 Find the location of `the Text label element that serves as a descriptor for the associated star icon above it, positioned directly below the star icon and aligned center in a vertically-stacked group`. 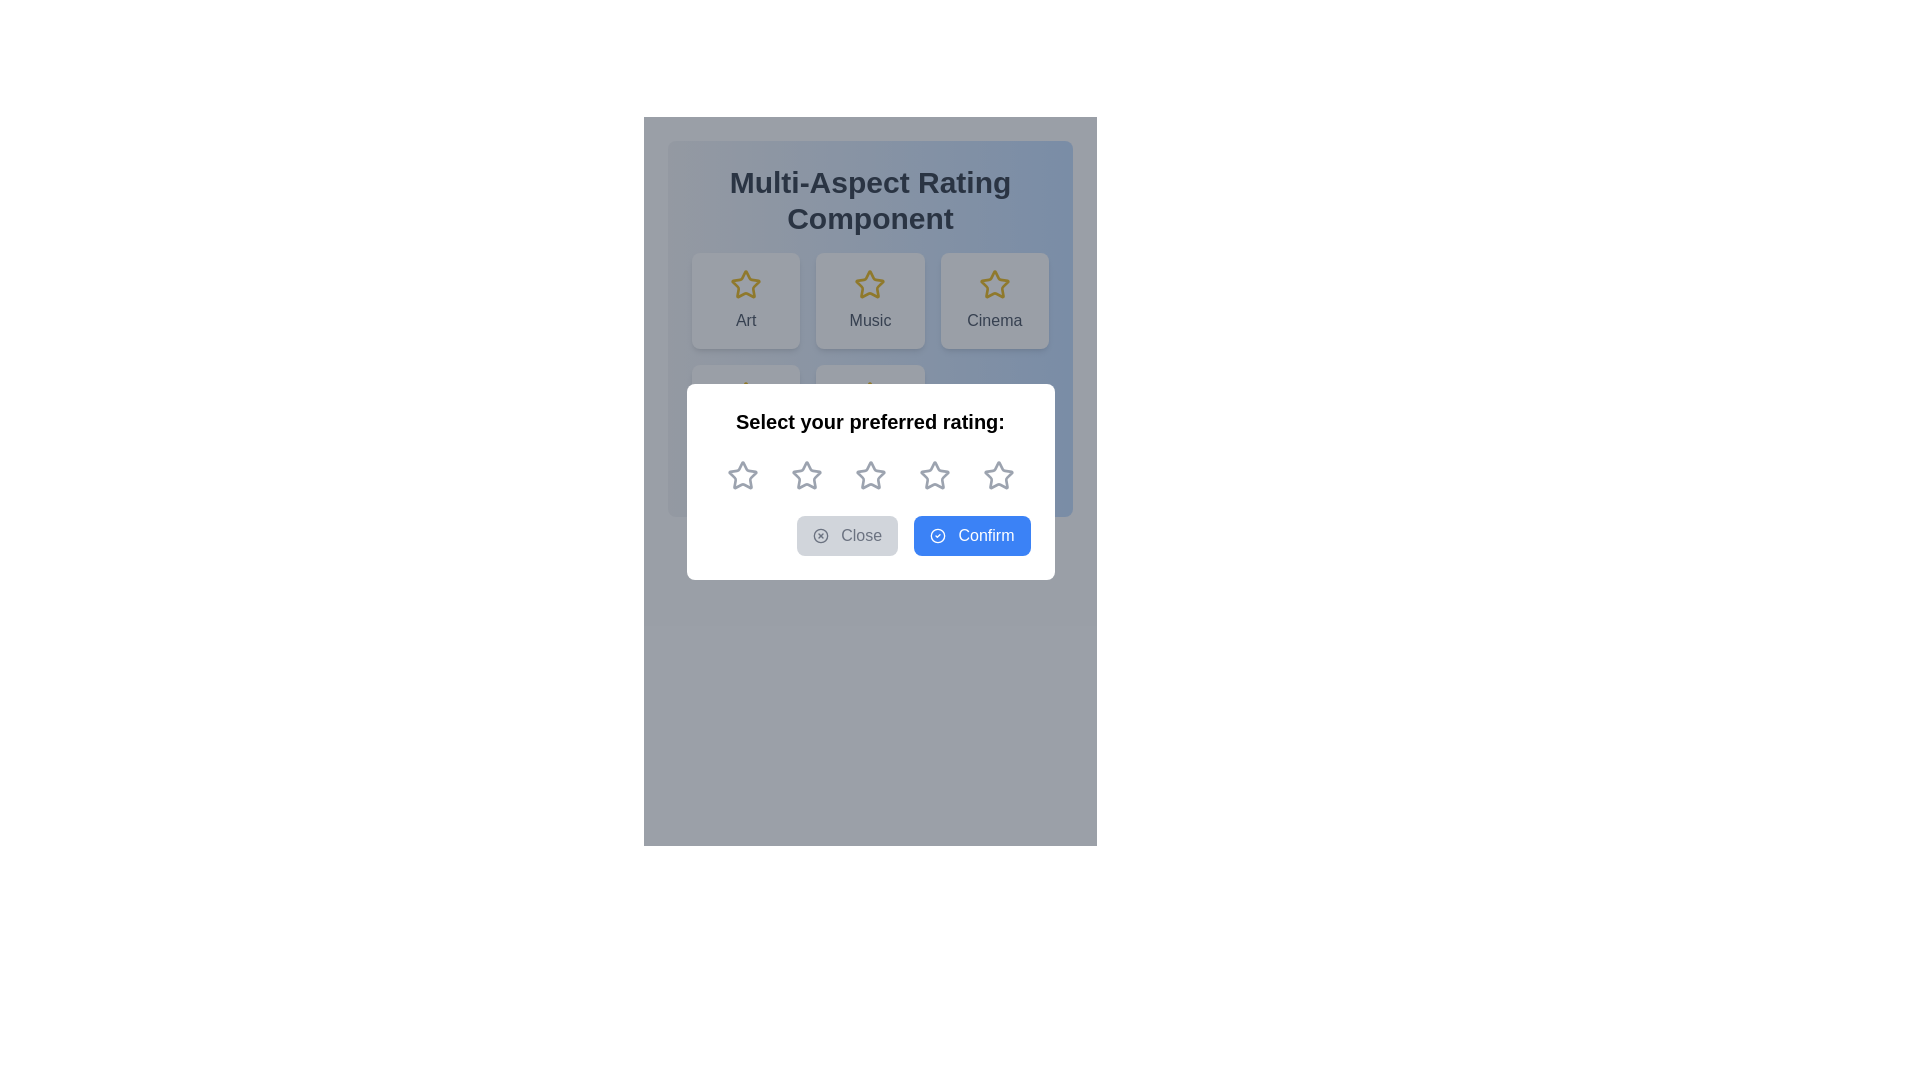

the Text label element that serves as a descriptor for the associated star icon above it, positioned directly below the star icon and aligned center in a vertically-stacked group is located at coordinates (745, 319).